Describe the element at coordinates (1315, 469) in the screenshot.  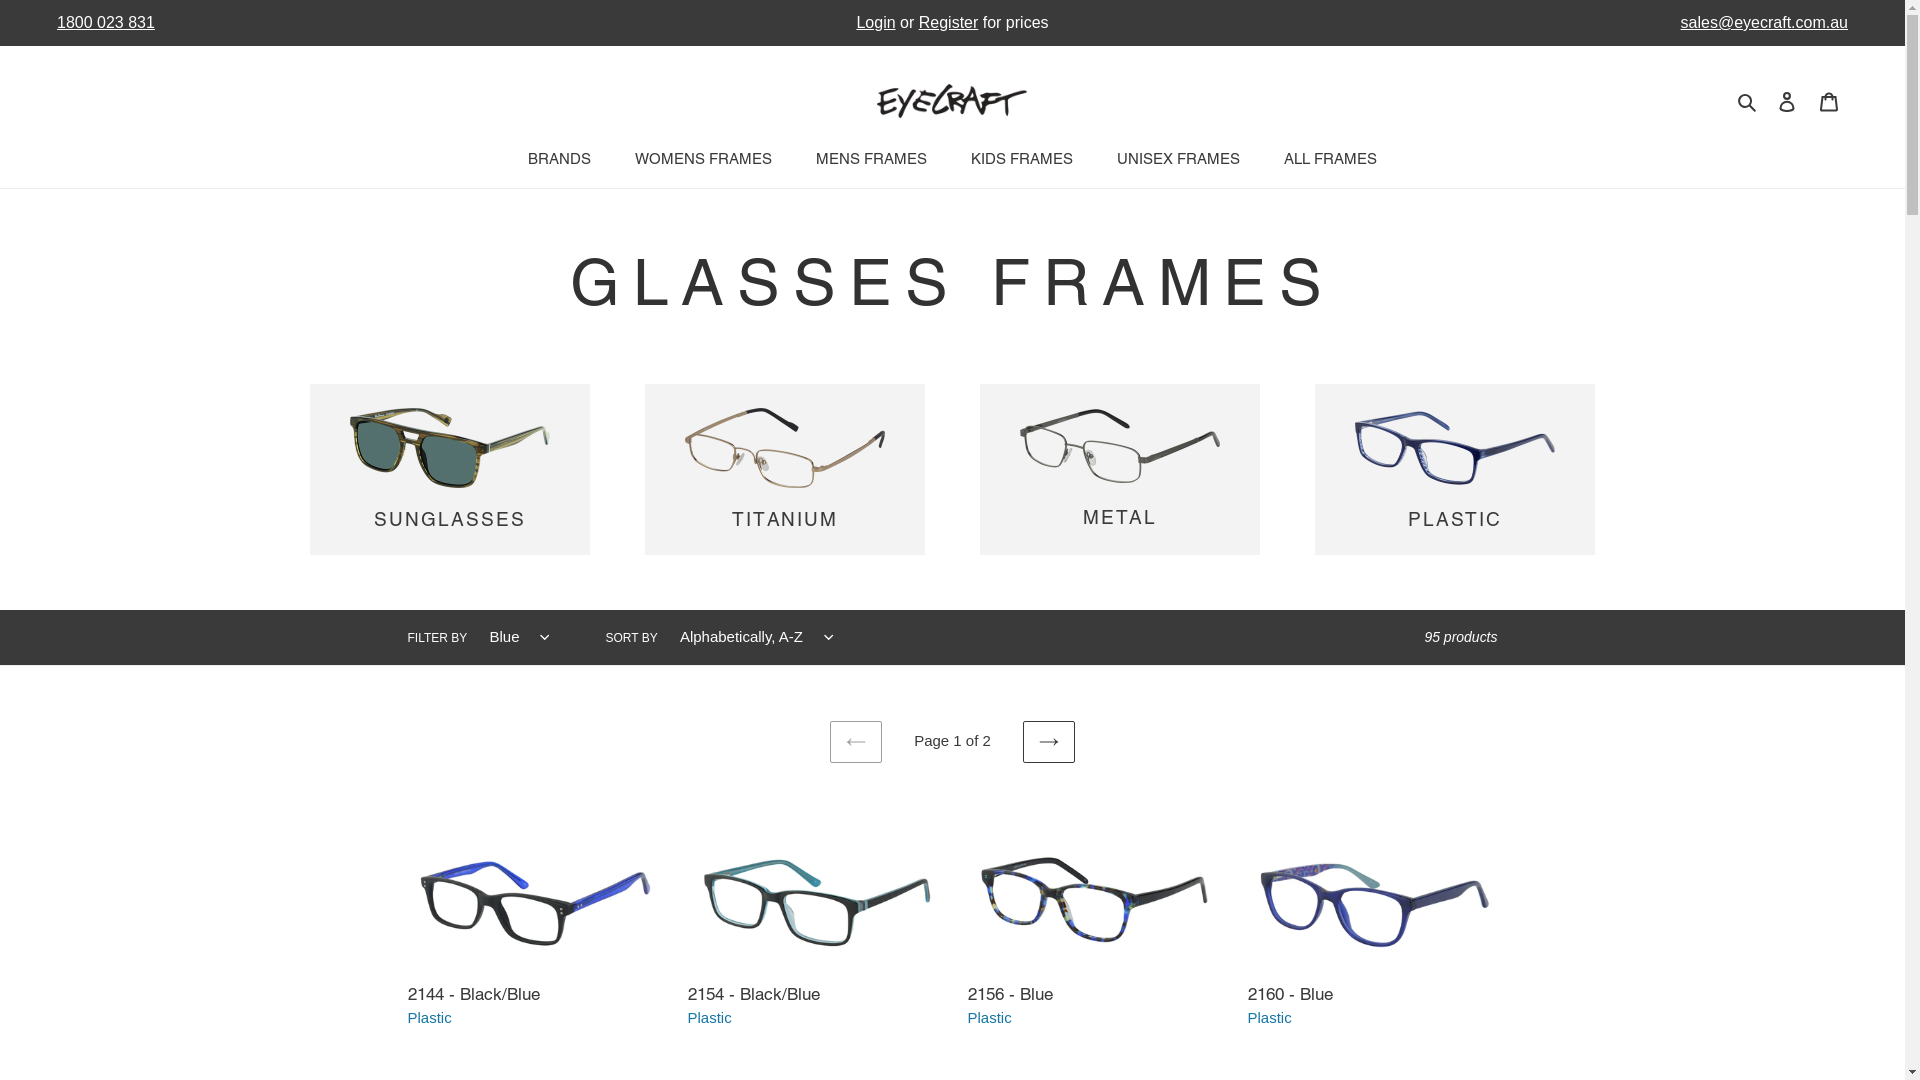
I see `'PLASTIC'` at that location.